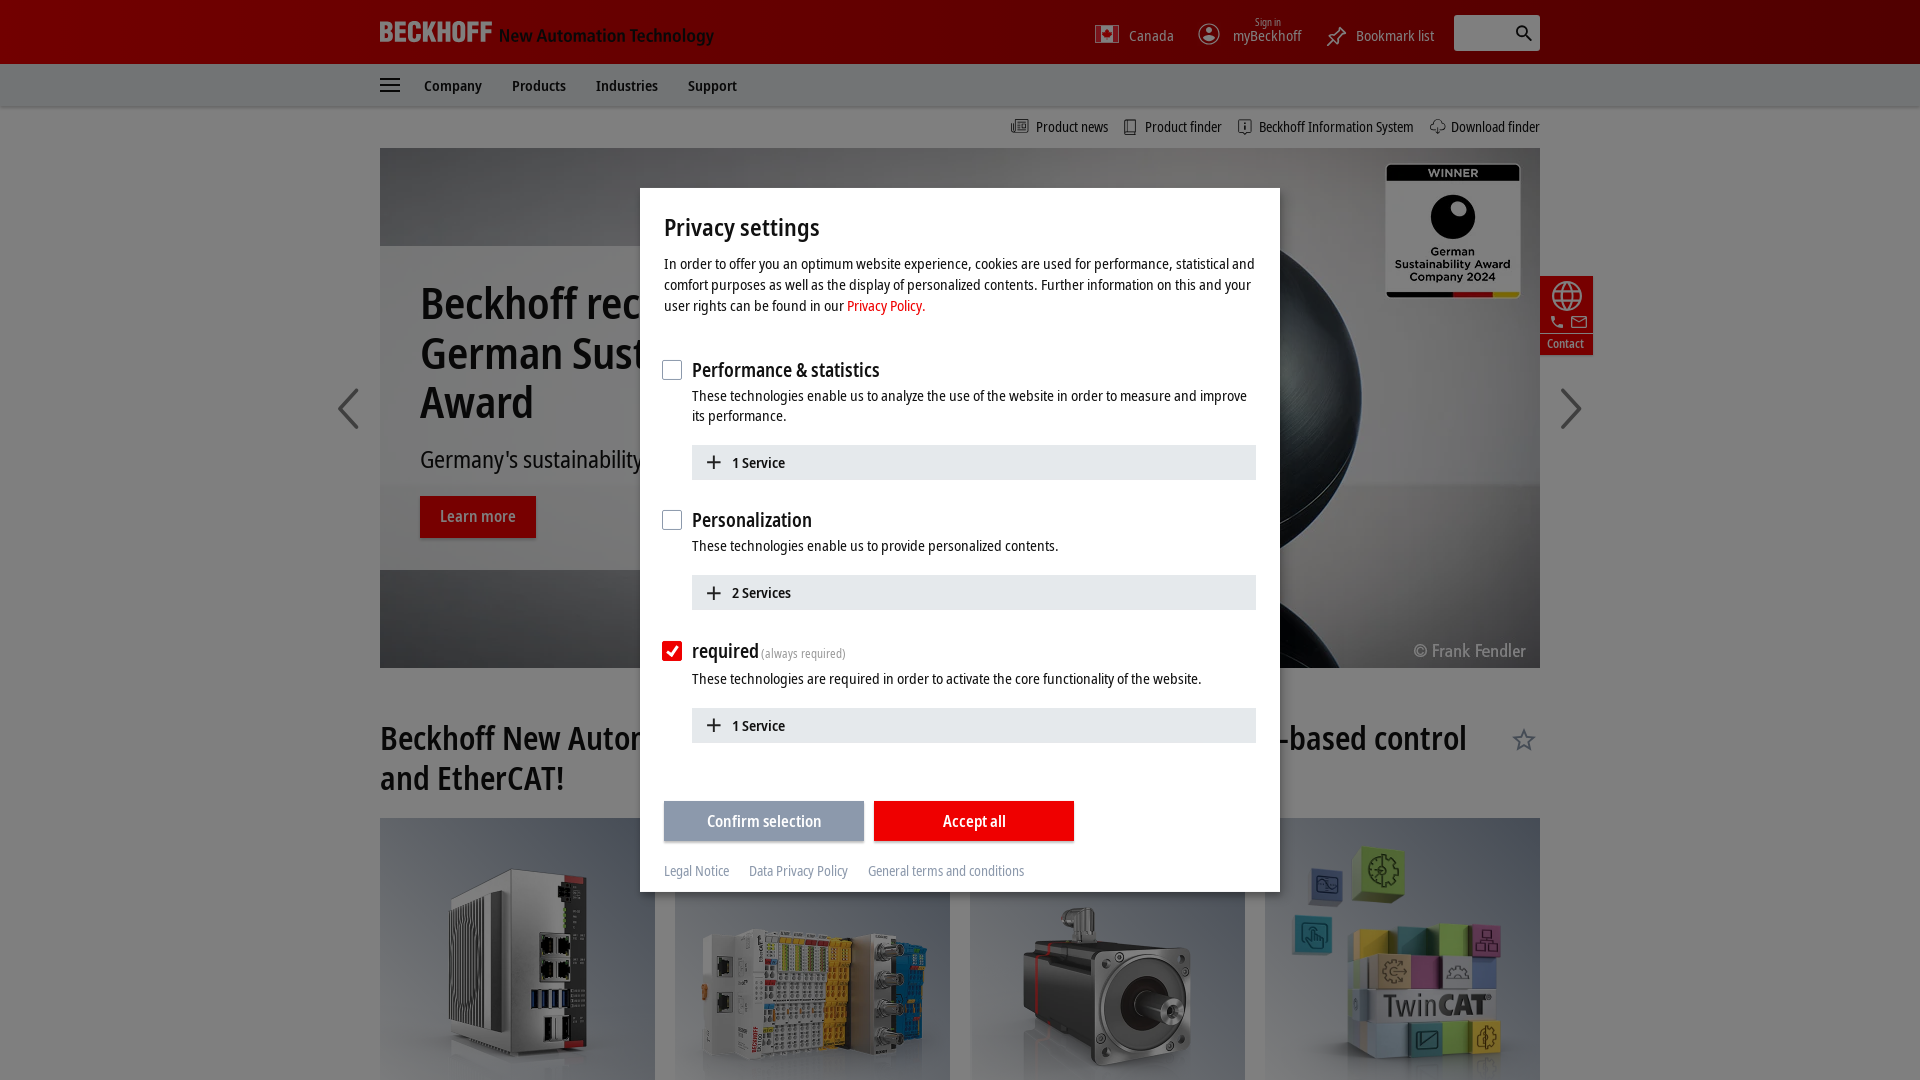 The height and width of the screenshot is (1080, 1920). Describe the element at coordinates (1564, 315) in the screenshot. I see `'Contact'` at that location.